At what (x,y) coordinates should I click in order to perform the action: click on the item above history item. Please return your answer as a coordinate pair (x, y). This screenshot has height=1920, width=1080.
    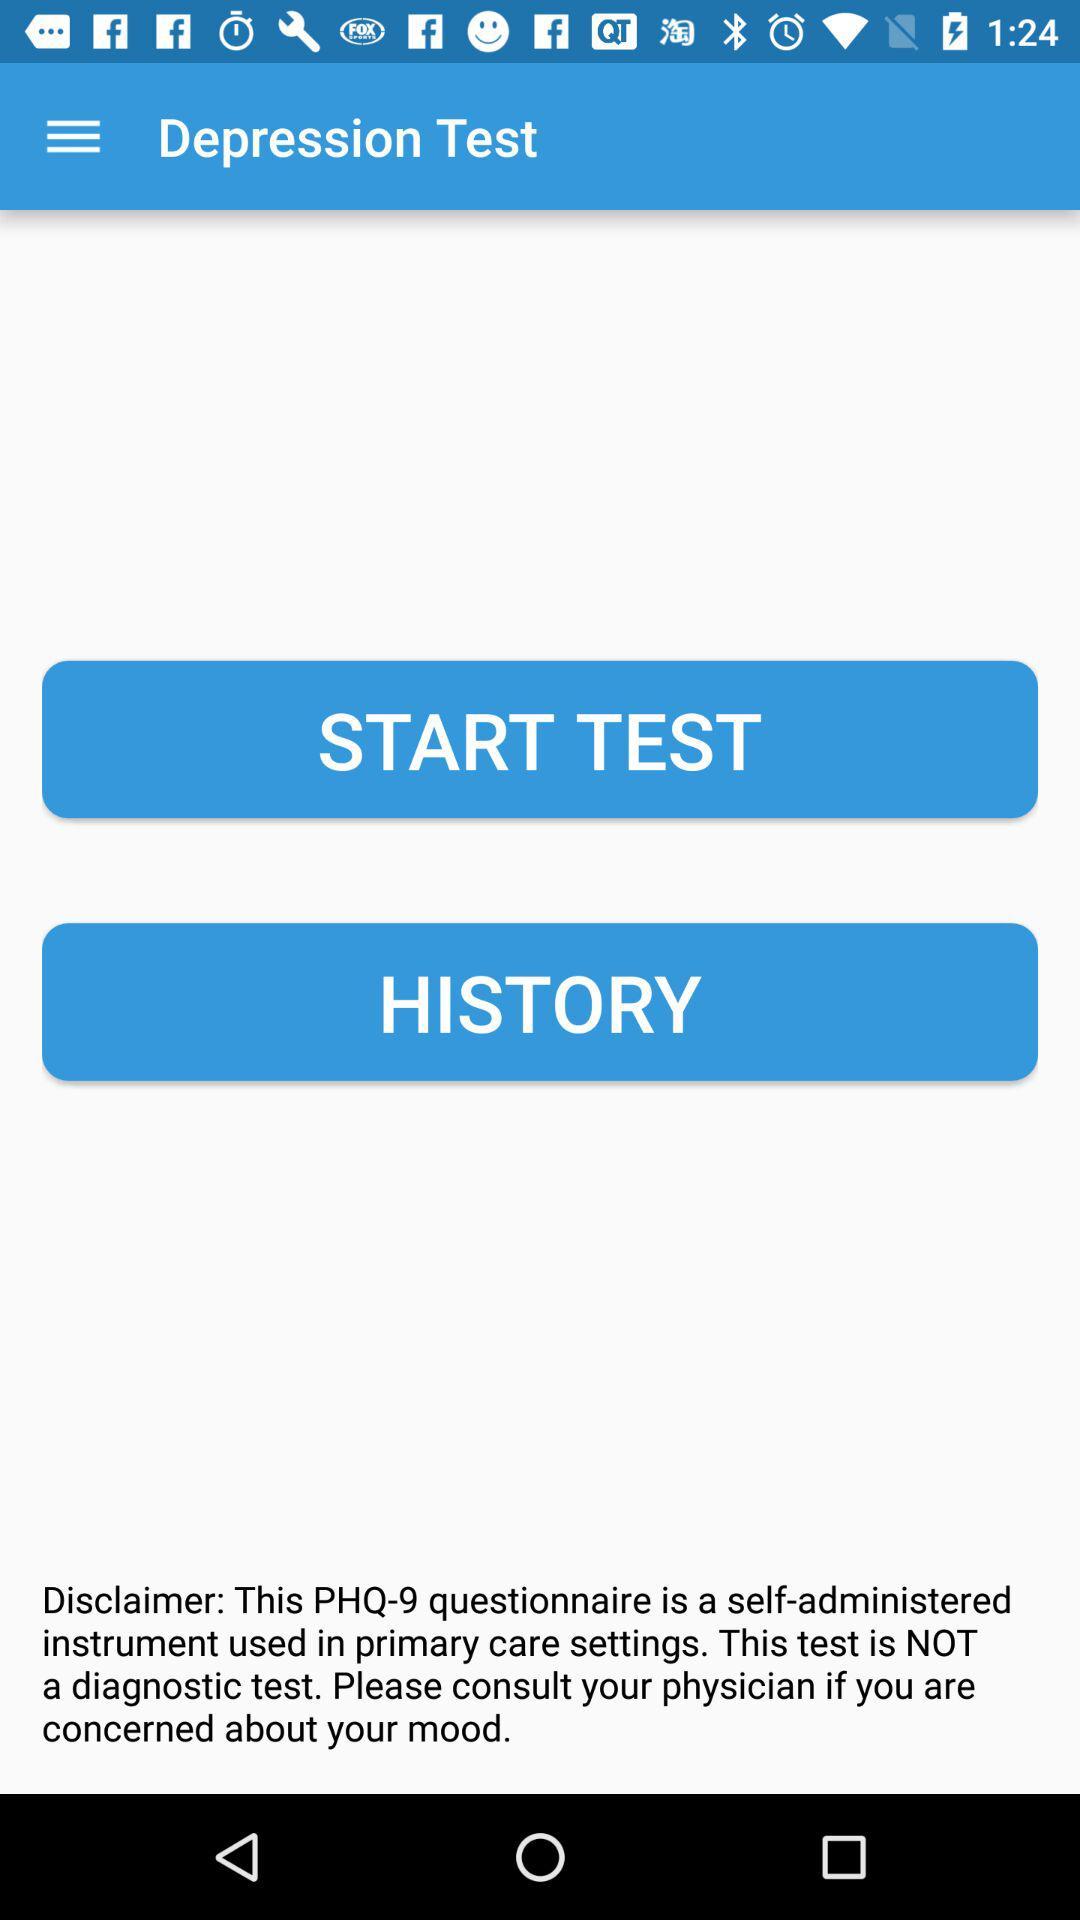
    Looking at the image, I should click on (540, 738).